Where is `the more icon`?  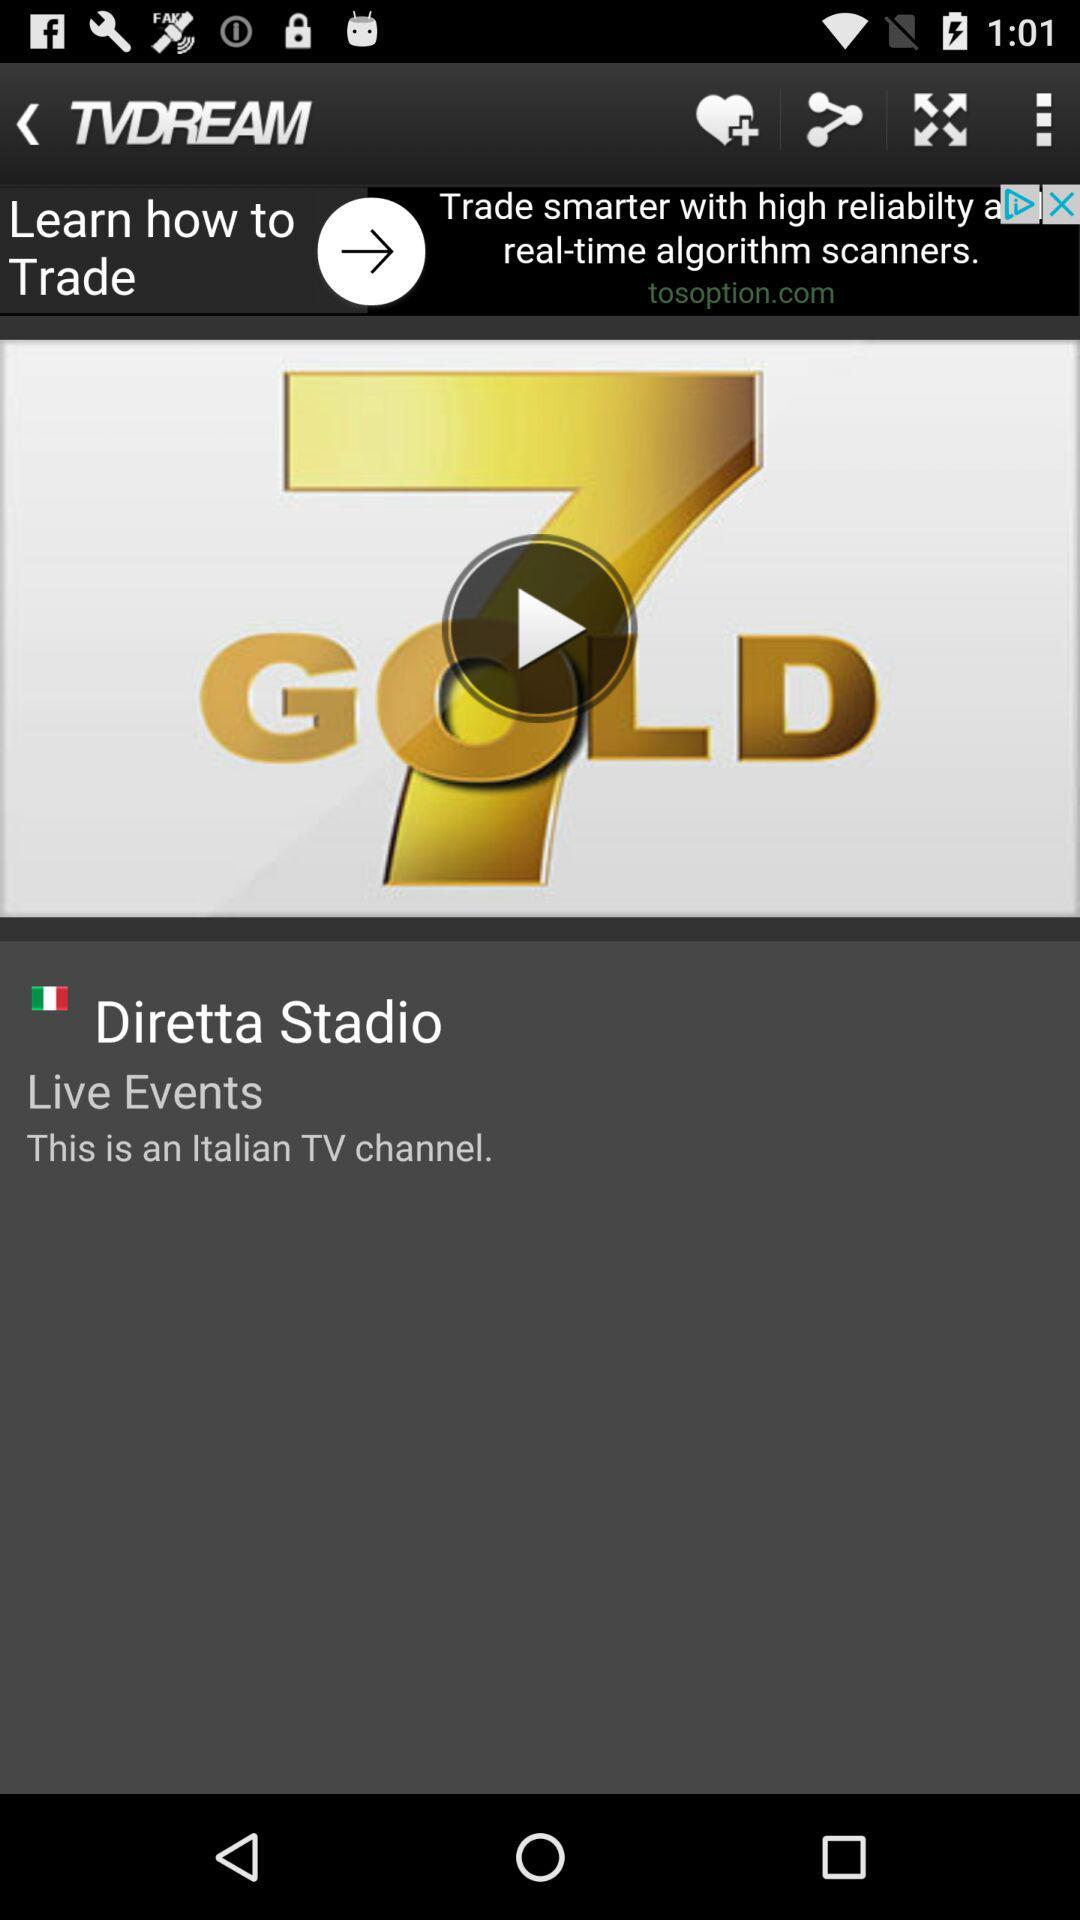 the more icon is located at coordinates (1042, 127).